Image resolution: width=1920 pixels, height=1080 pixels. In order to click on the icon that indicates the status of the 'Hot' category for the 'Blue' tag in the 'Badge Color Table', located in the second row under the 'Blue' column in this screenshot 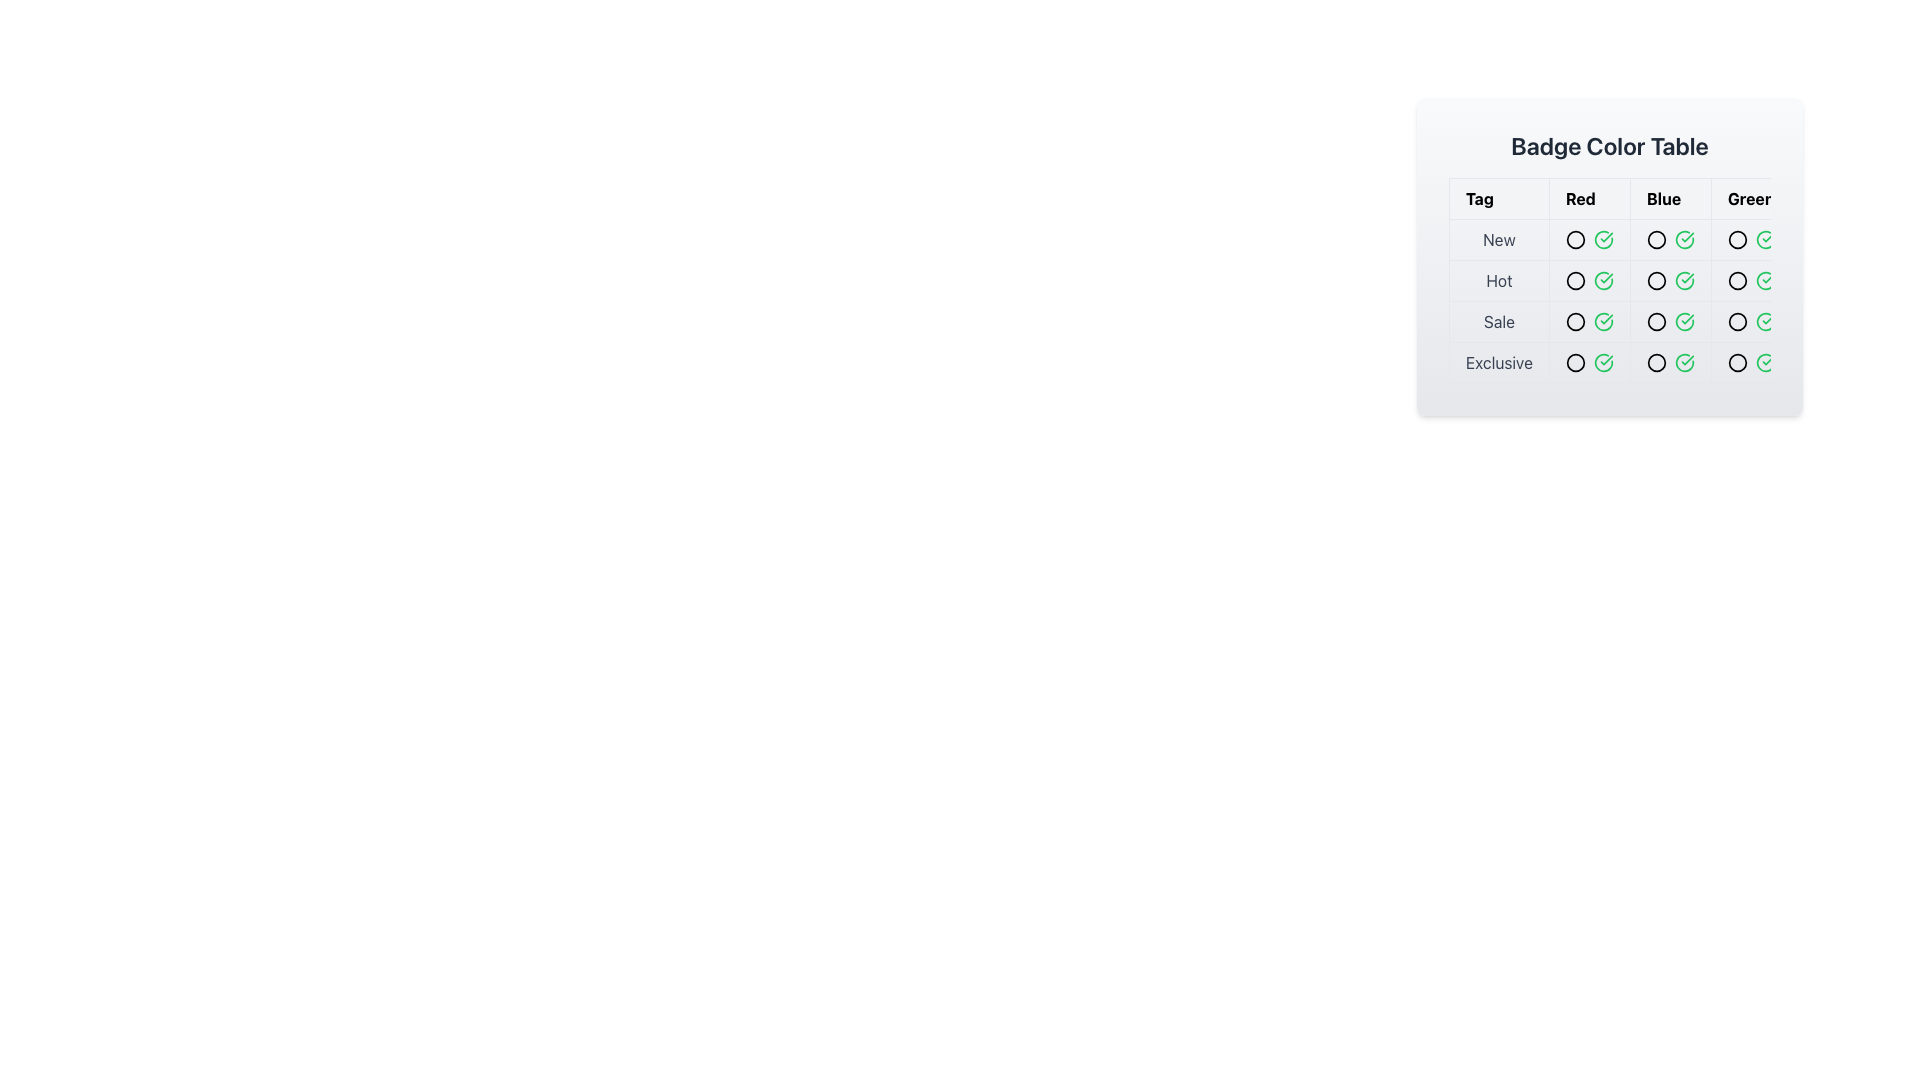, I will do `click(1656, 281)`.